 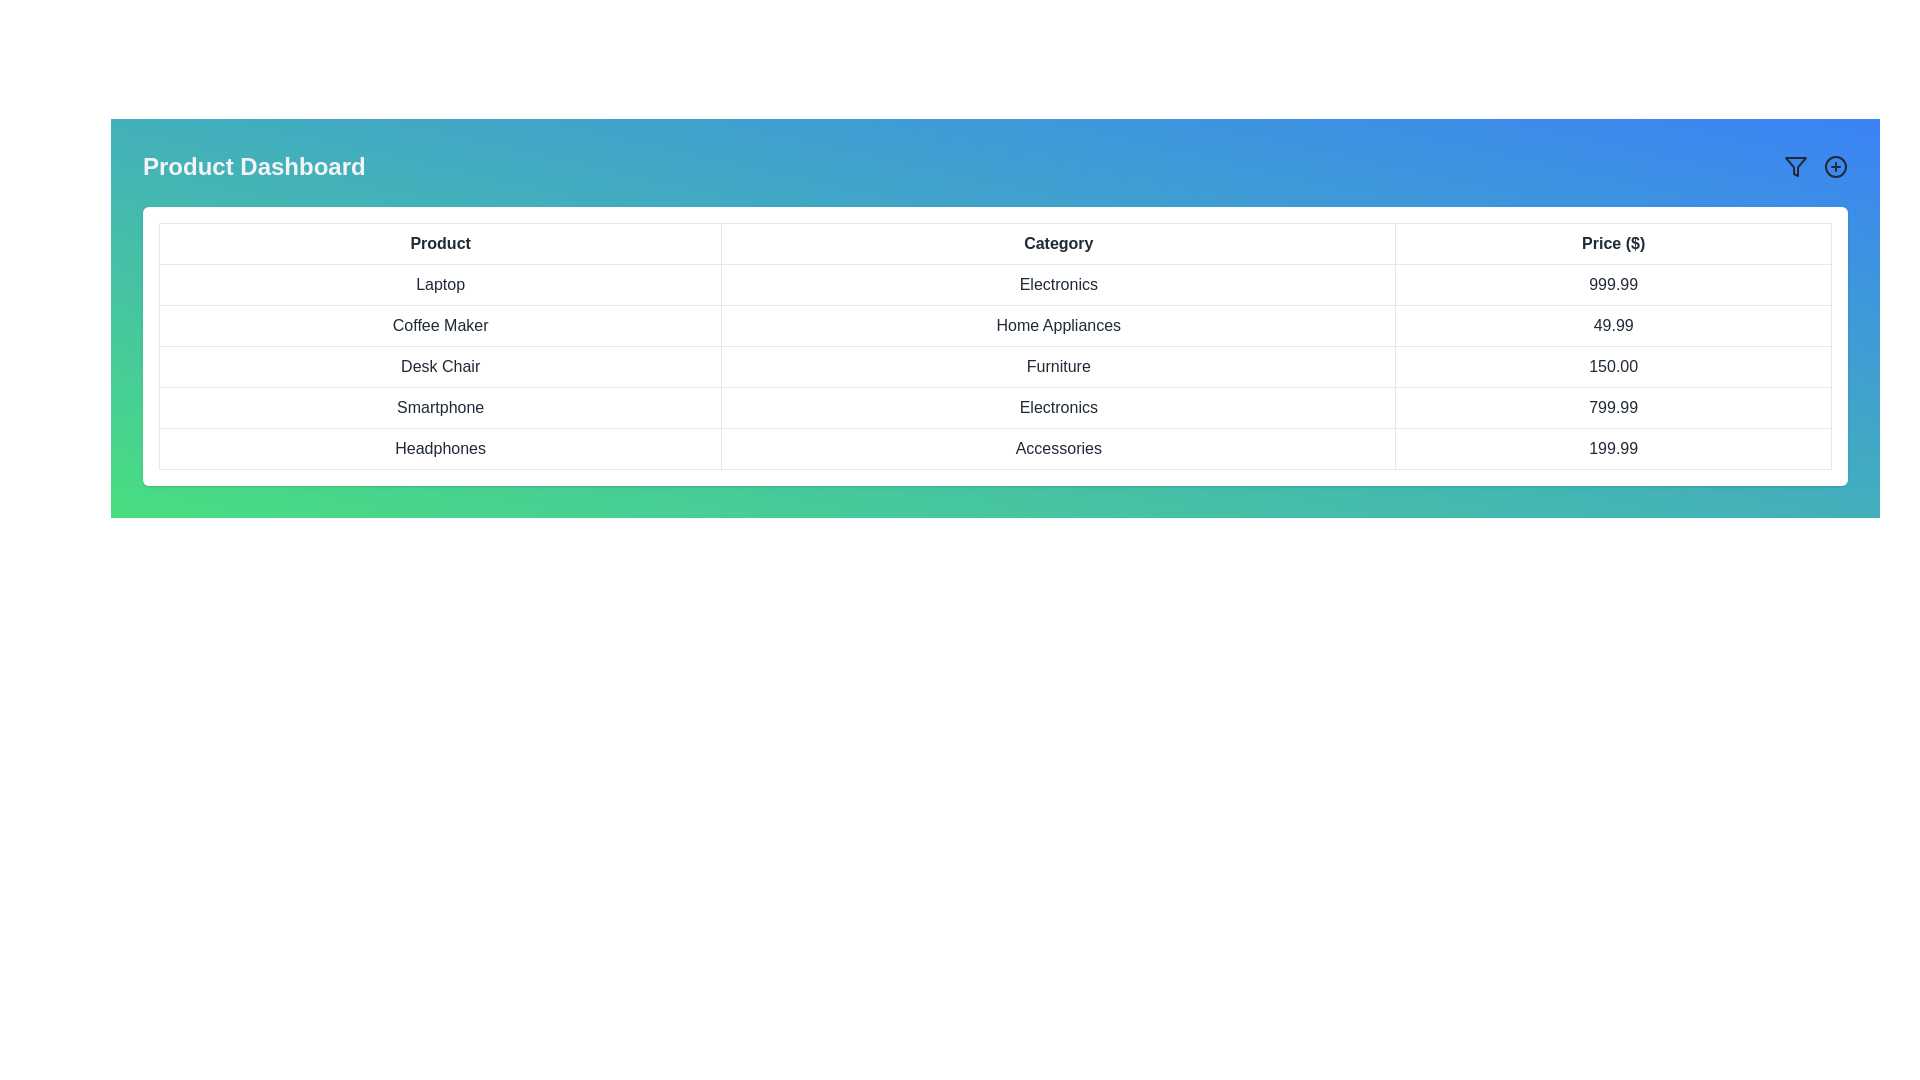 I want to click on the table row displaying 'Coffee Maker Home Appliances 49.99', so click(x=995, y=325).